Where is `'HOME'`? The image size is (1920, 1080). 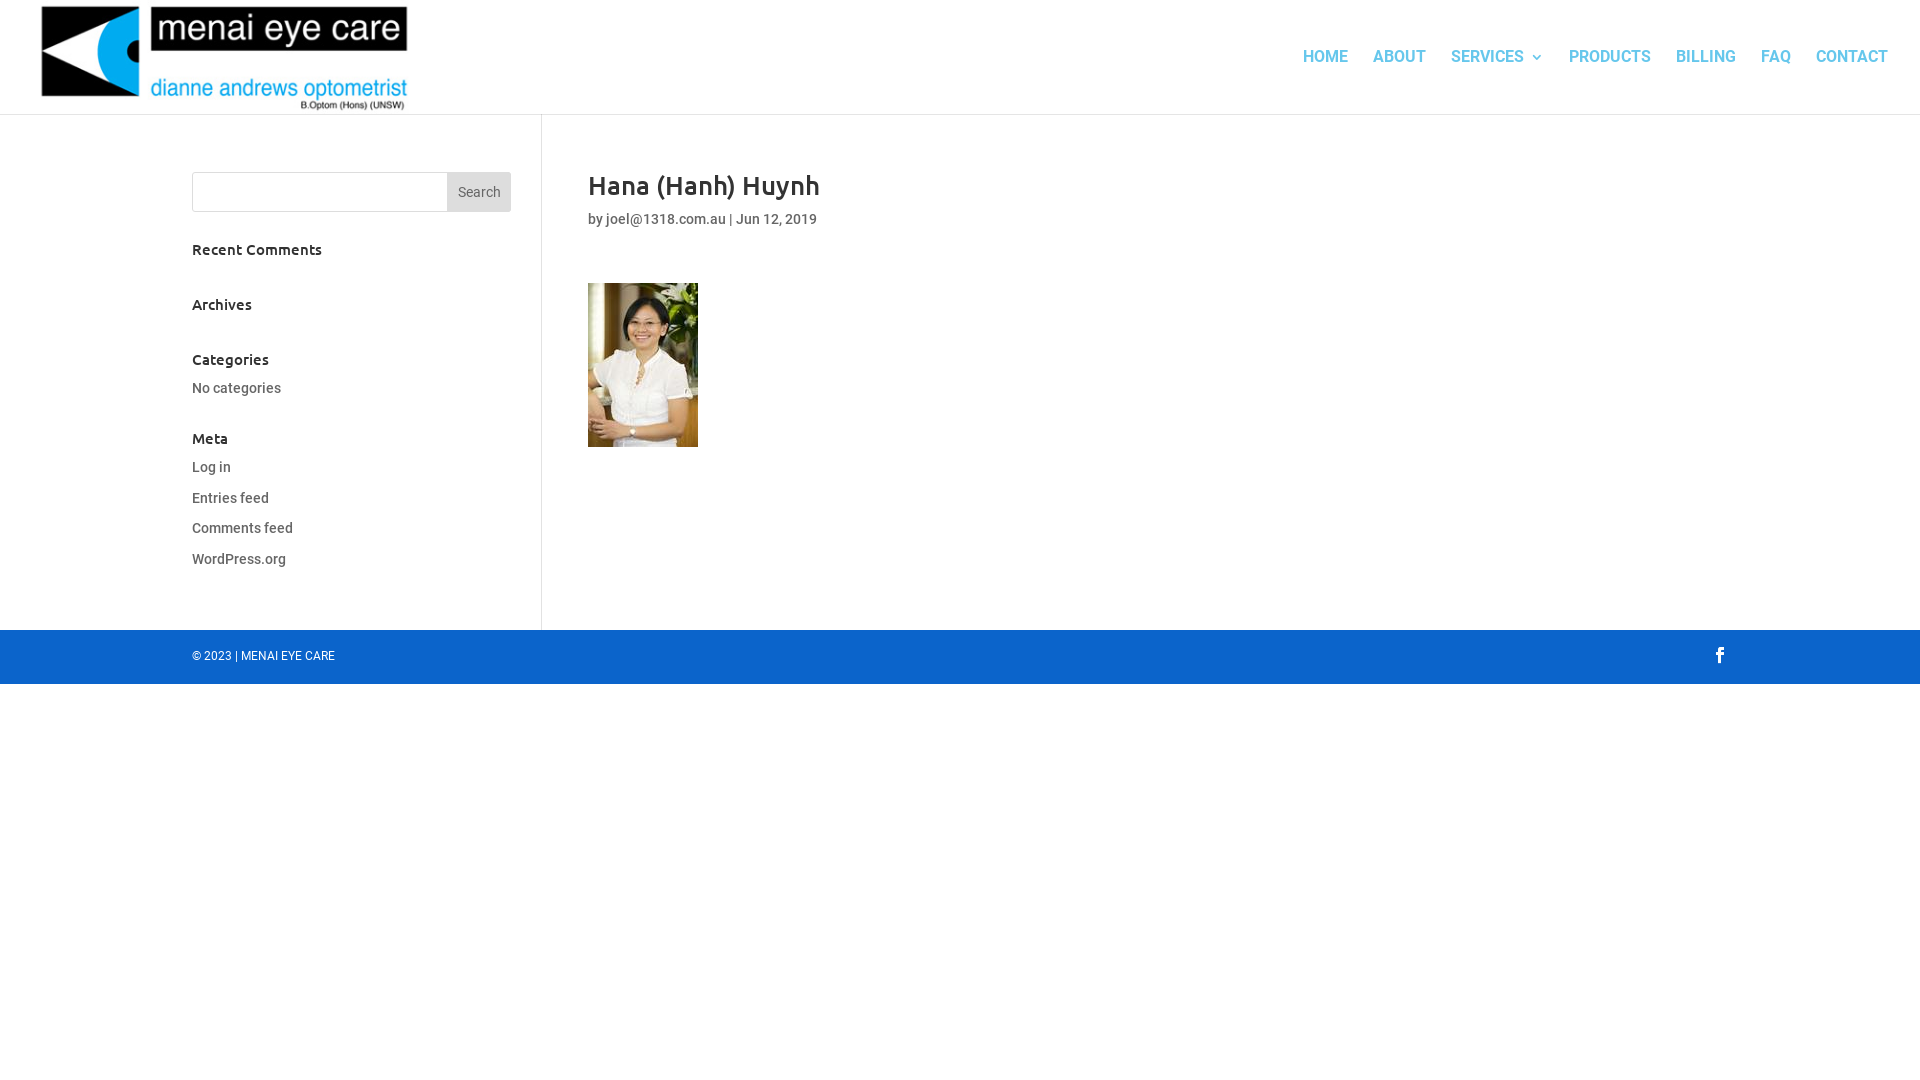 'HOME' is located at coordinates (1325, 80).